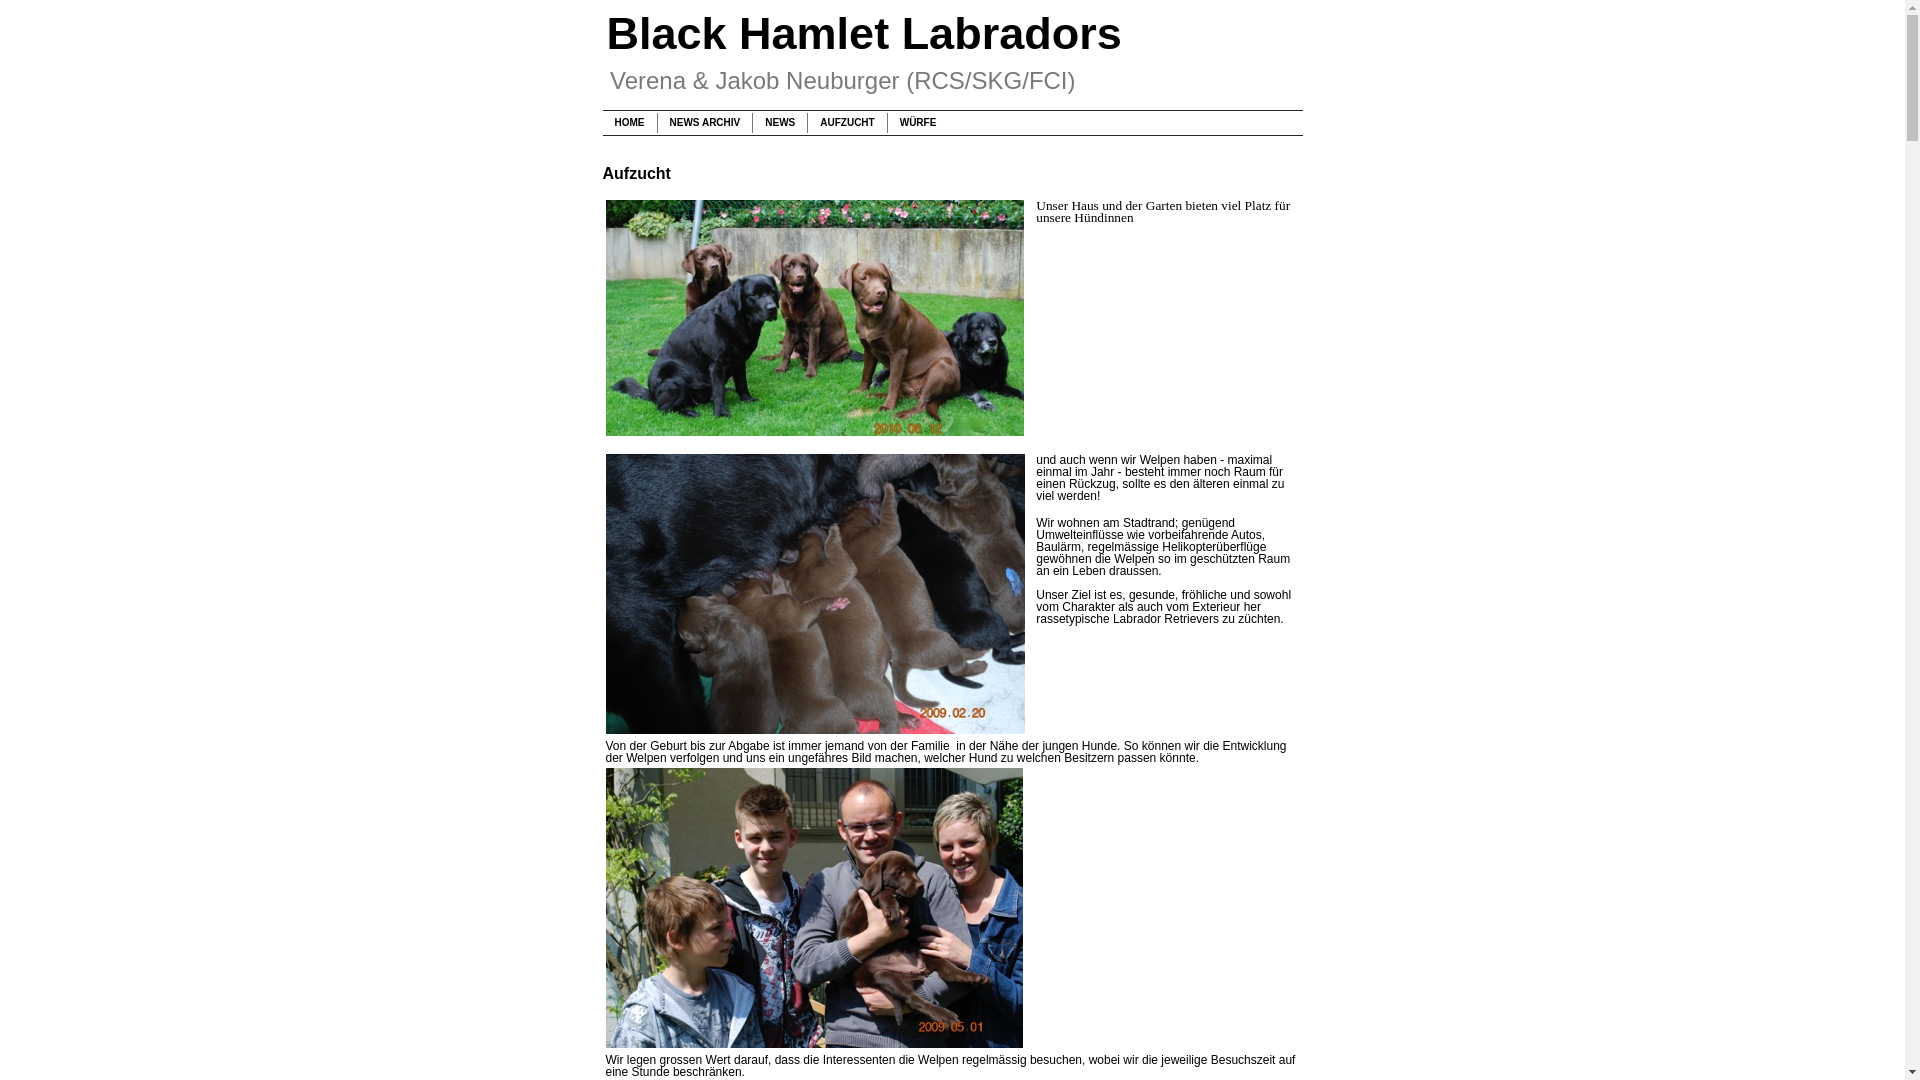  I want to click on 'HOME', so click(627, 123).